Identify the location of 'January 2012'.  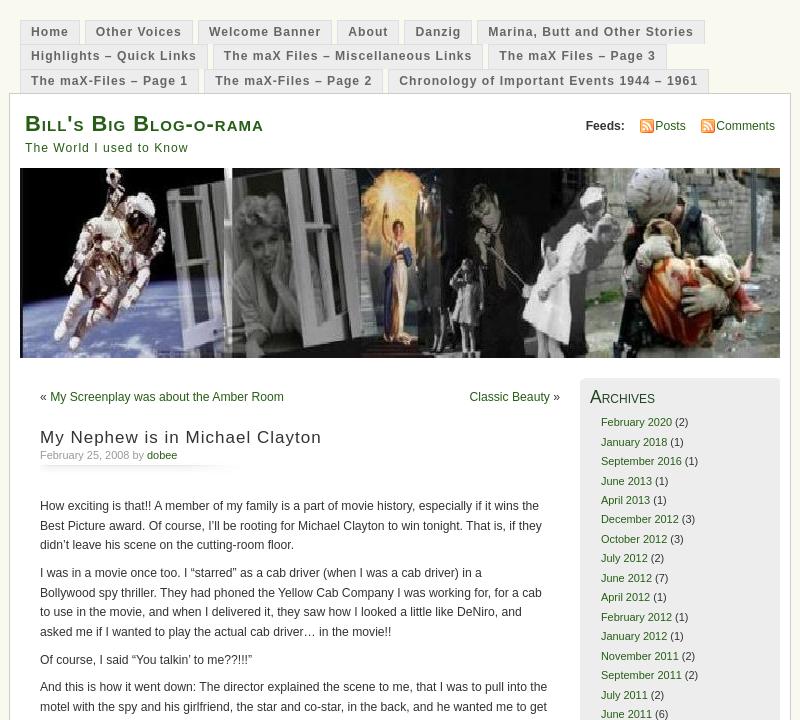
(633, 635).